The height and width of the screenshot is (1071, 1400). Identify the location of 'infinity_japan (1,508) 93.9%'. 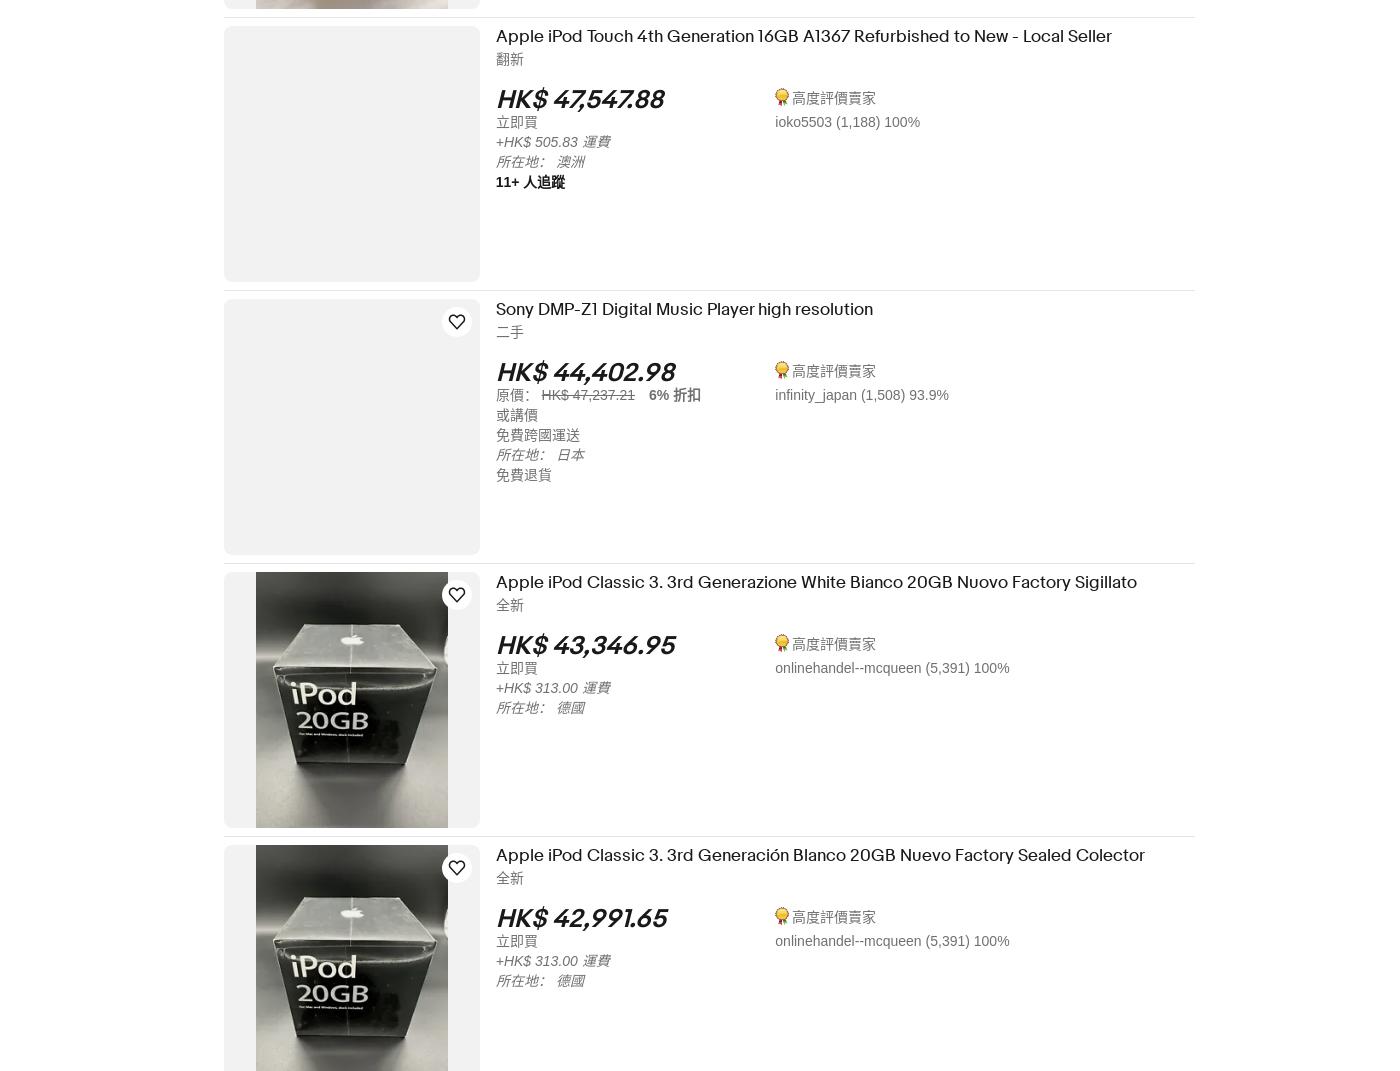
(875, 394).